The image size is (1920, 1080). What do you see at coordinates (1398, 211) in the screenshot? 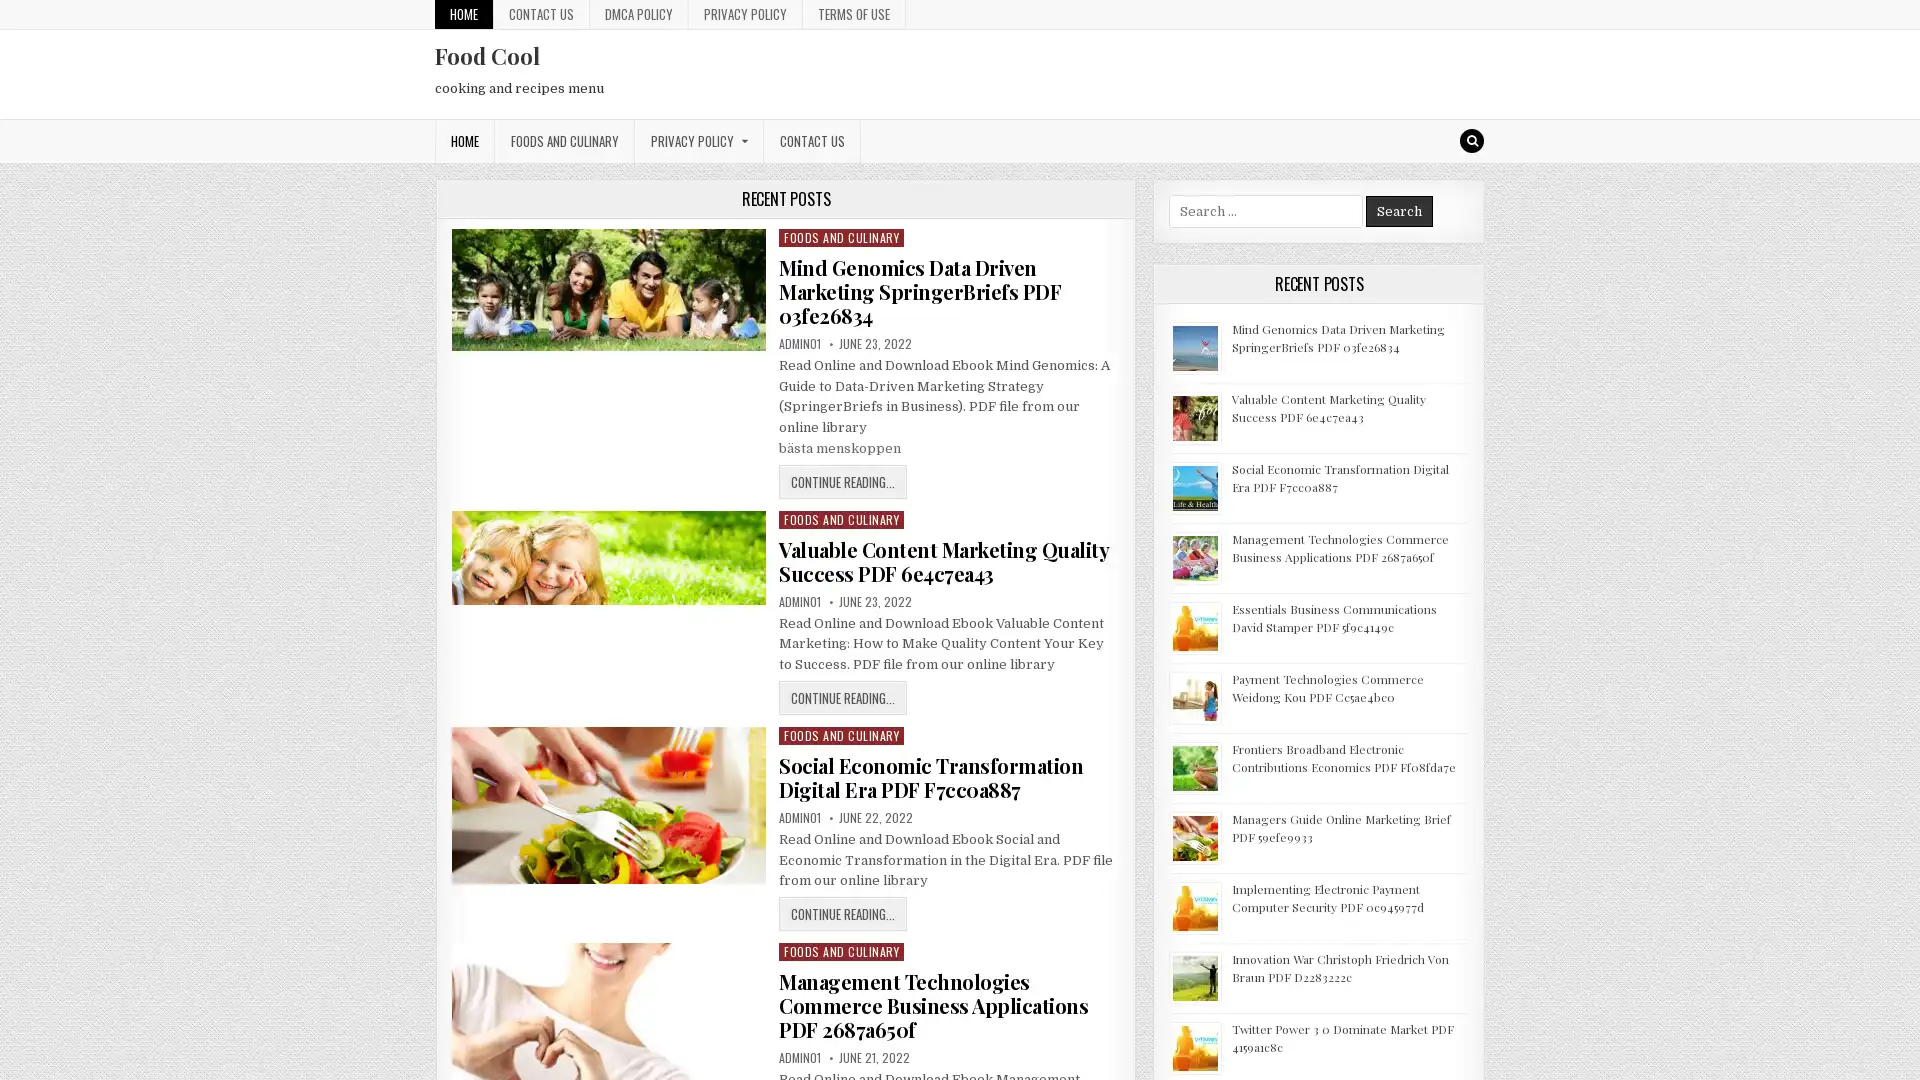
I see `Search` at bounding box center [1398, 211].